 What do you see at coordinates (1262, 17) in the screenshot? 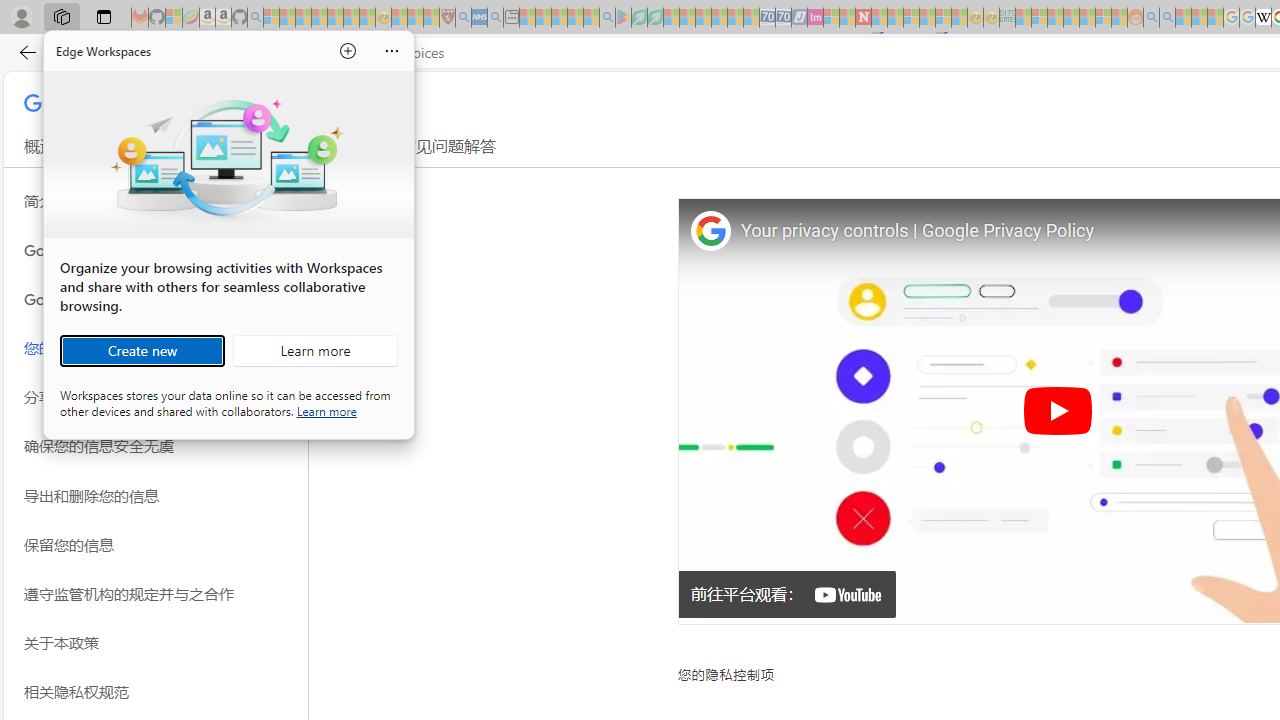
I see `'Target page - Wikipedia'` at bounding box center [1262, 17].